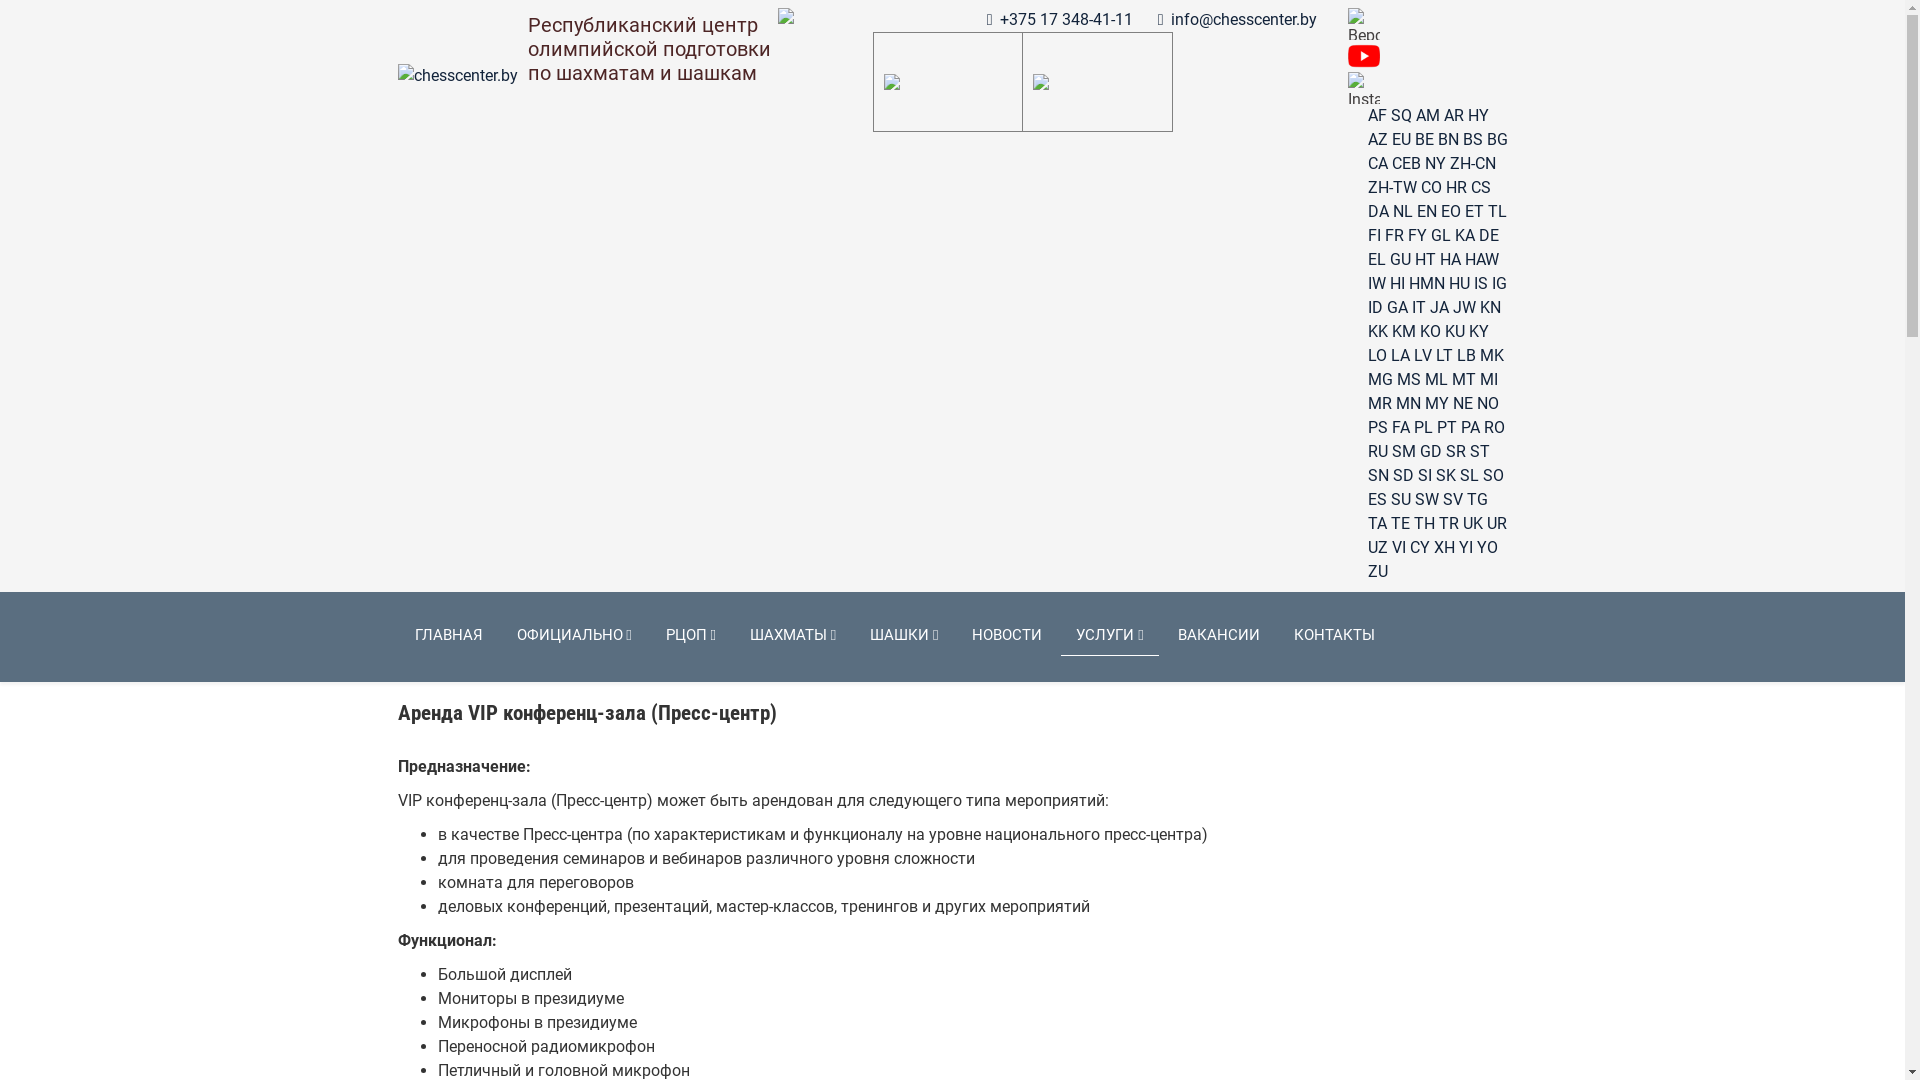 The height and width of the screenshot is (1080, 1920). What do you see at coordinates (1454, 115) in the screenshot?
I see `'AR'` at bounding box center [1454, 115].